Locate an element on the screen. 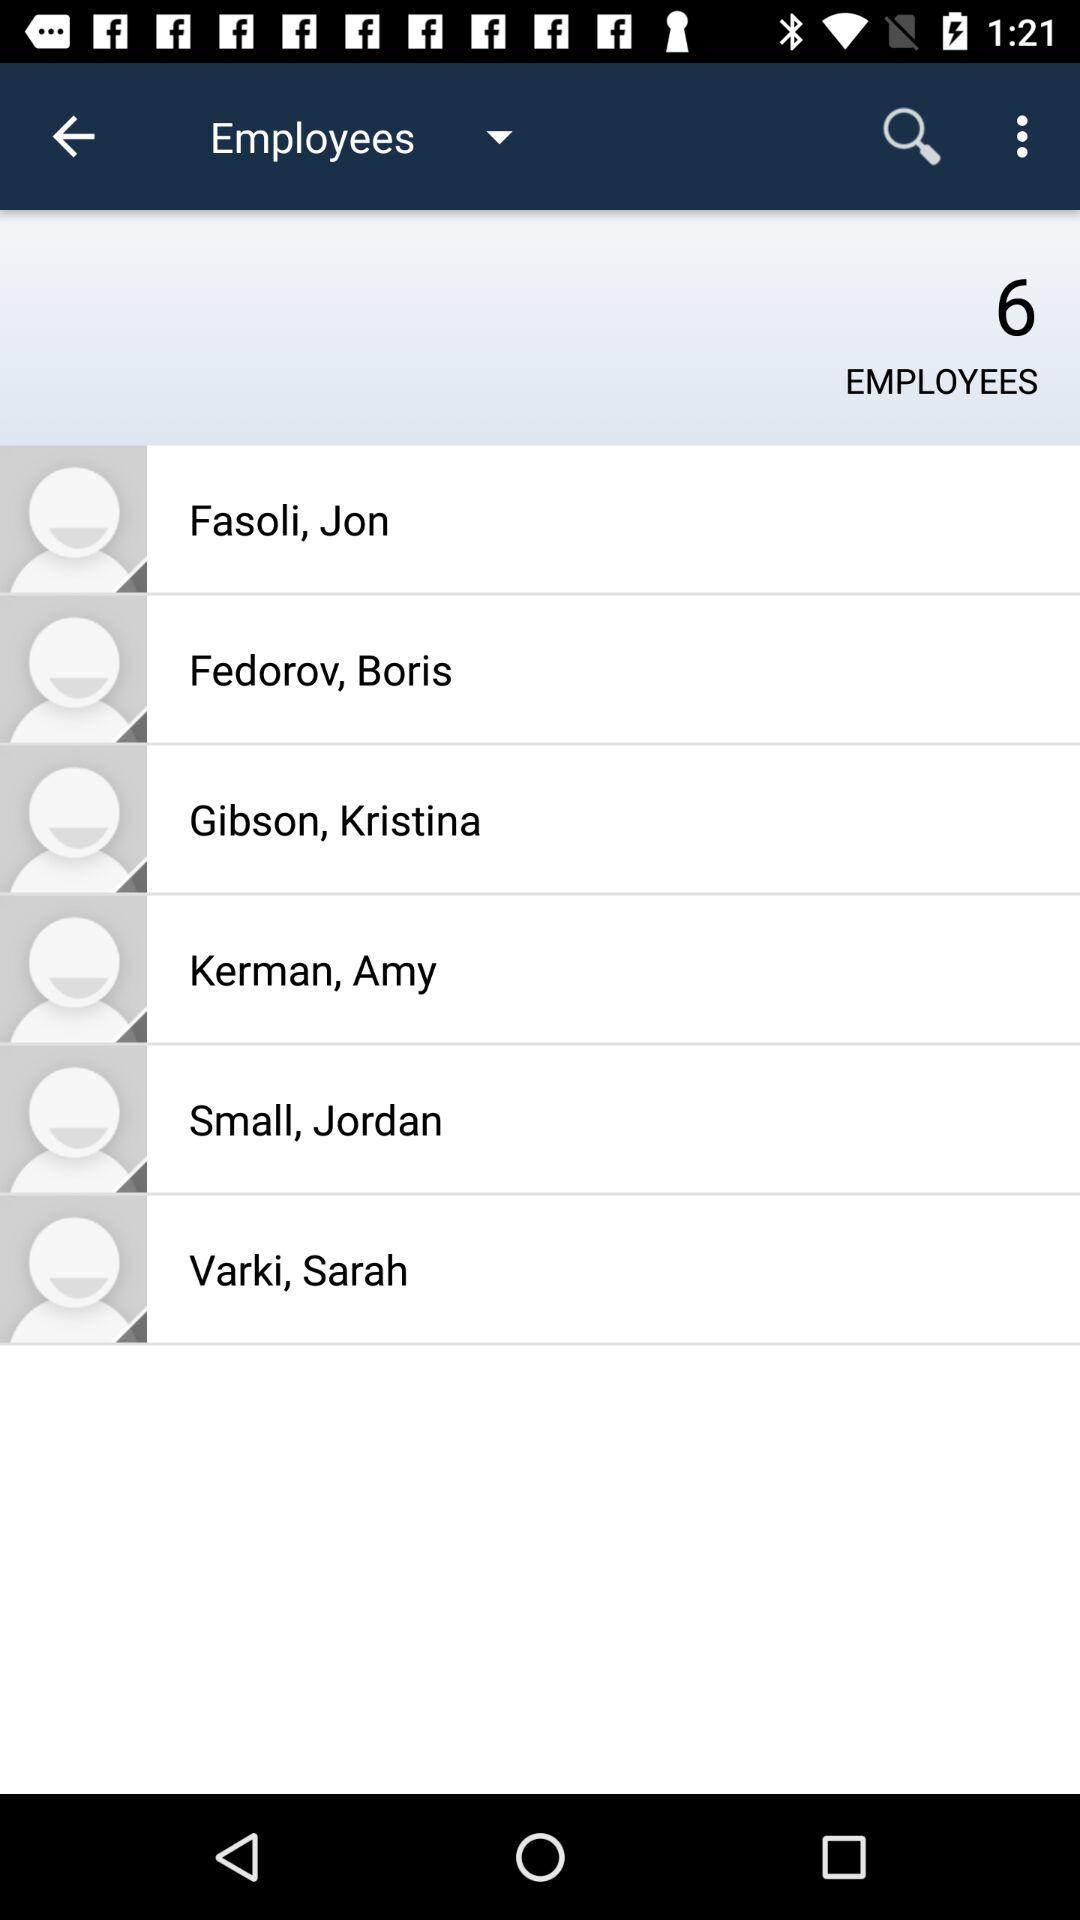  call jon fasoli is located at coordinates (72, 518).